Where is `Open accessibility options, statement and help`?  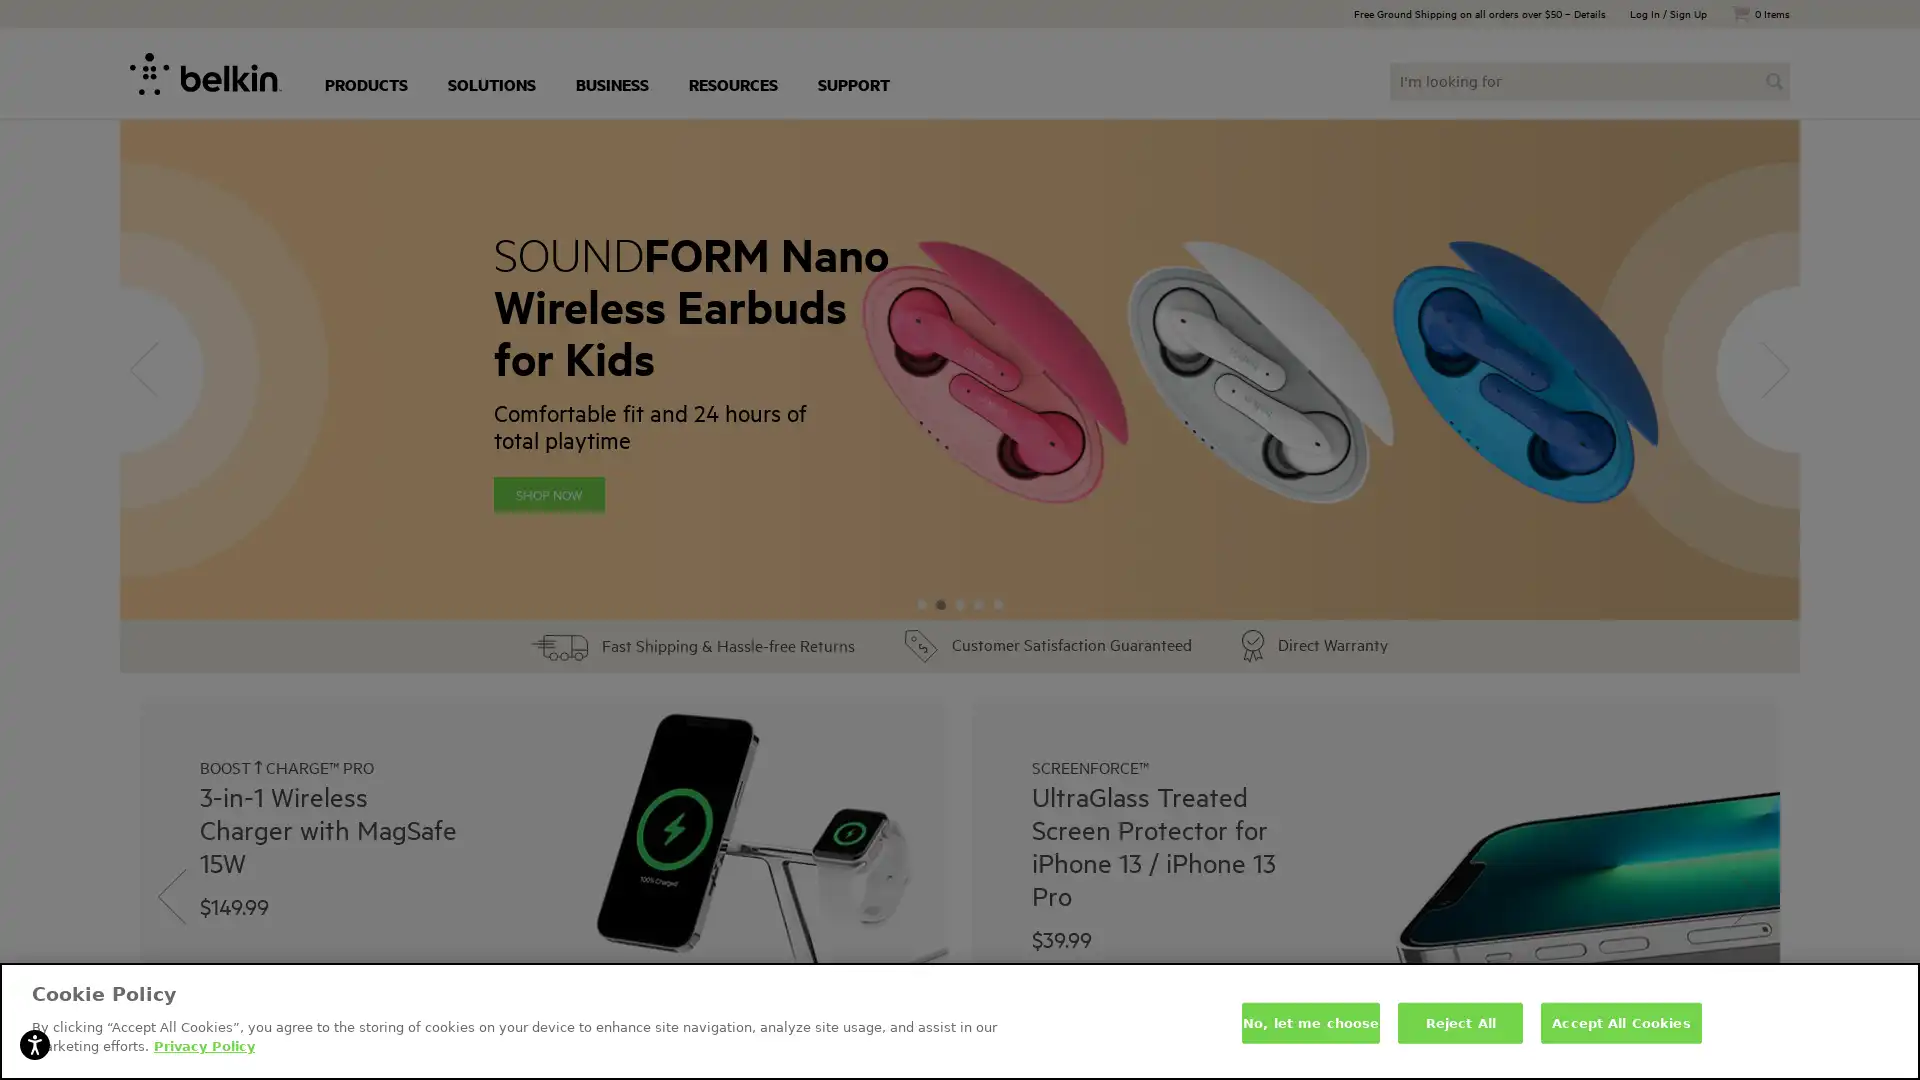
Open accessibility options, statement and help is located at coordinates (34, 1044).